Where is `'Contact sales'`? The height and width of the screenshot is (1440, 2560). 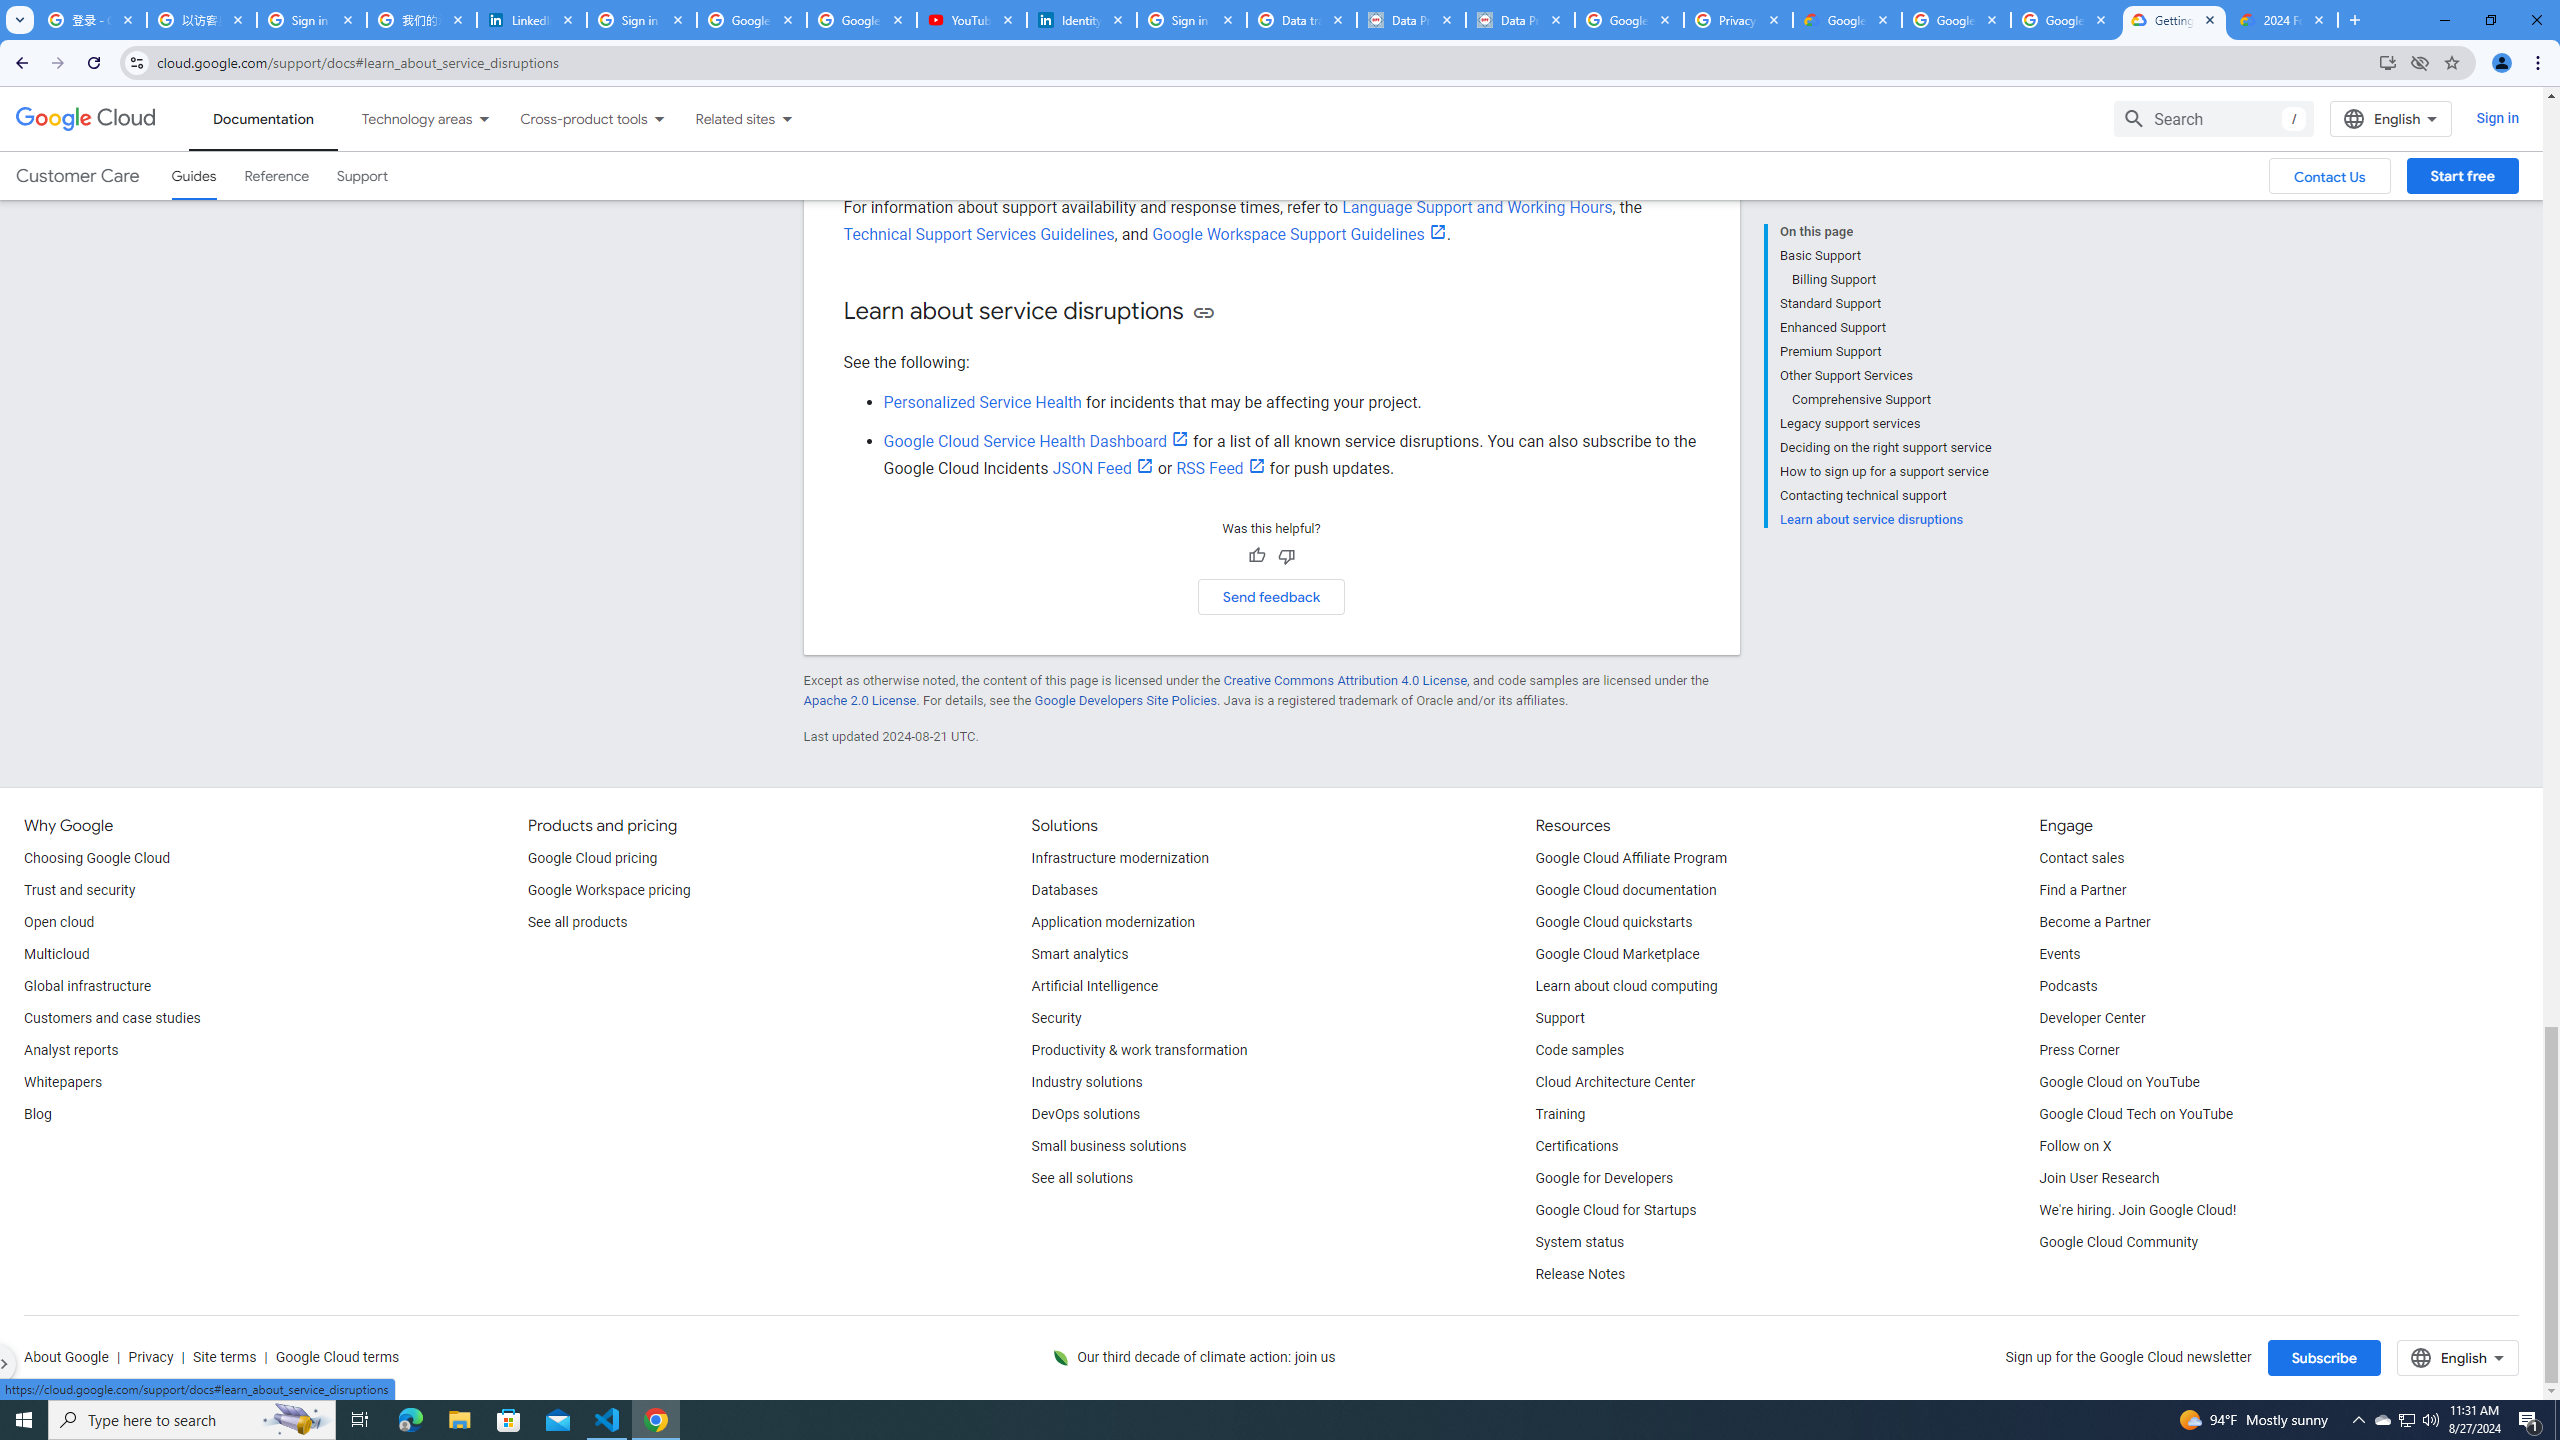 'Contact sales' is located at coordinates (2080, 857).